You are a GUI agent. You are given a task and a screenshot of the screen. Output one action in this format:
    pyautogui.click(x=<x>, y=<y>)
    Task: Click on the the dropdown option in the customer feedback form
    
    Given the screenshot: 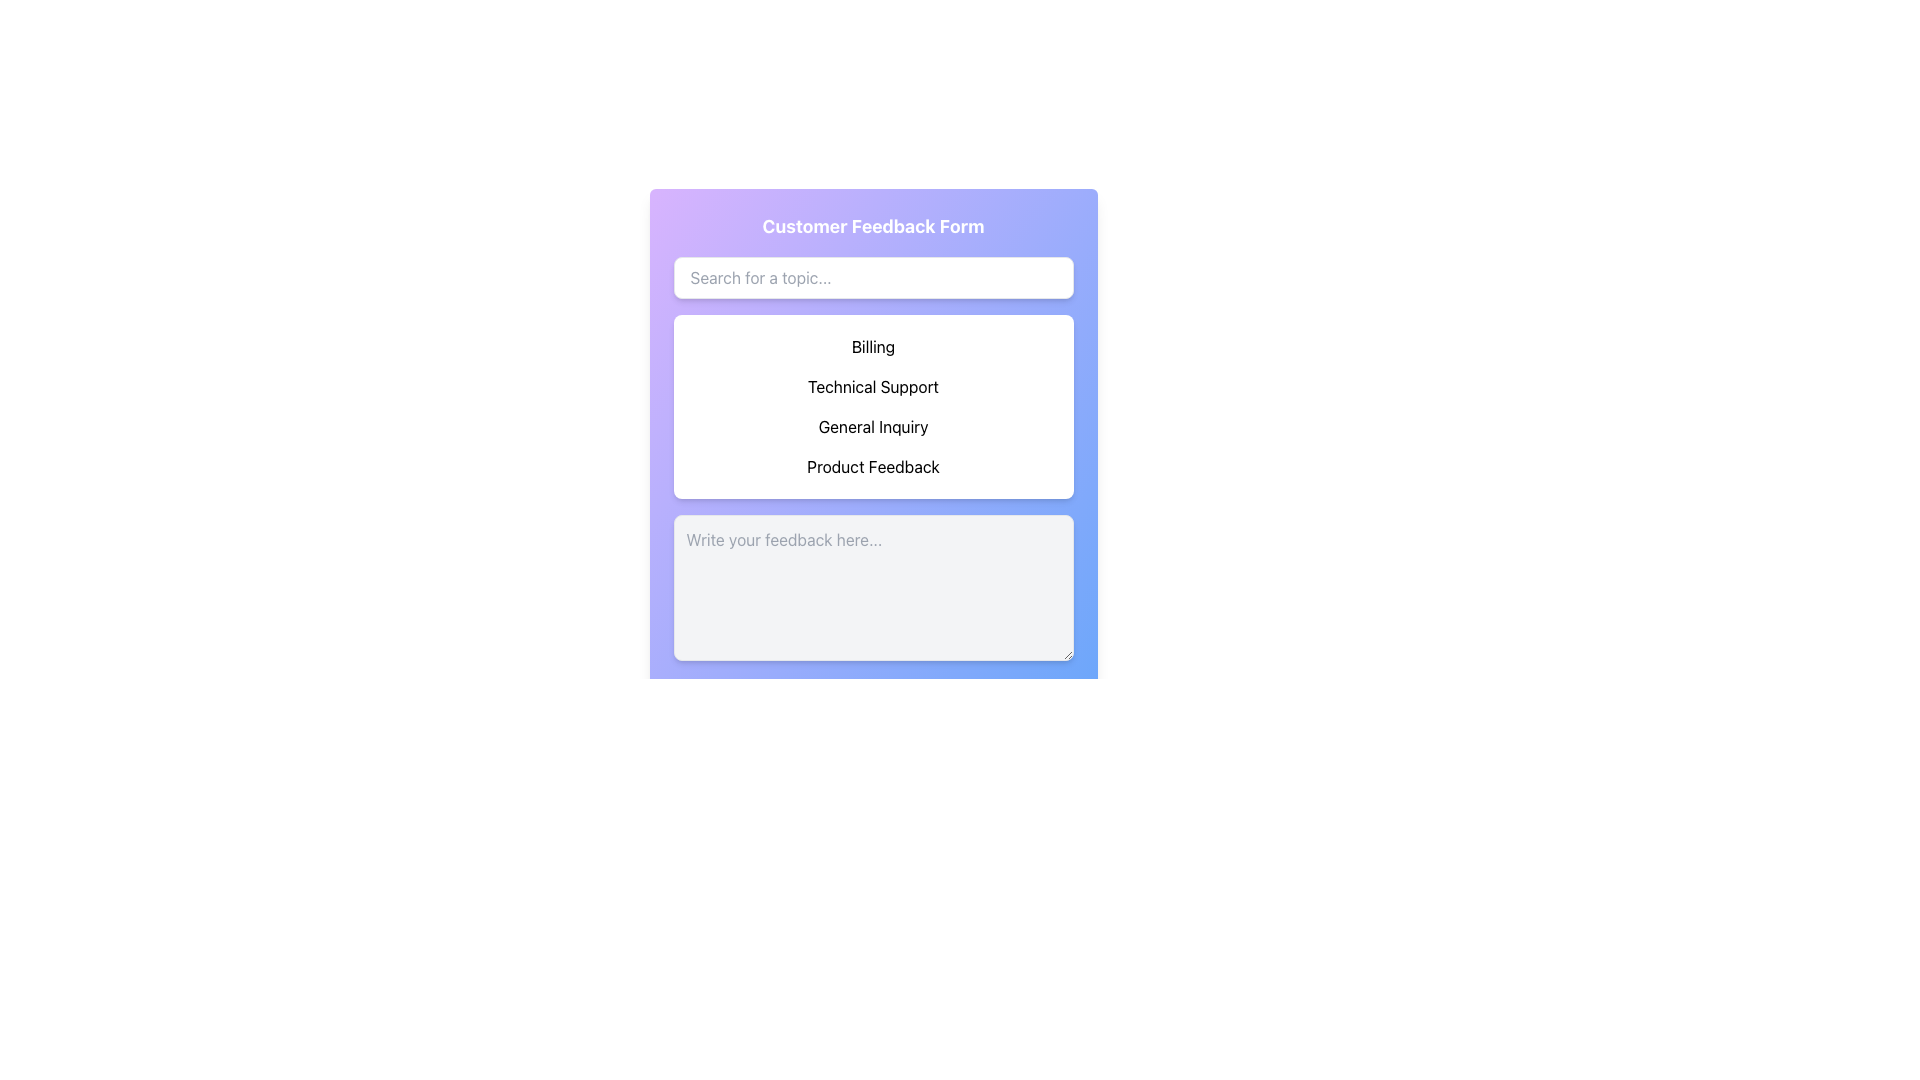 What is the action you would take?
    pyautogui.click(x=873, y=406)
    